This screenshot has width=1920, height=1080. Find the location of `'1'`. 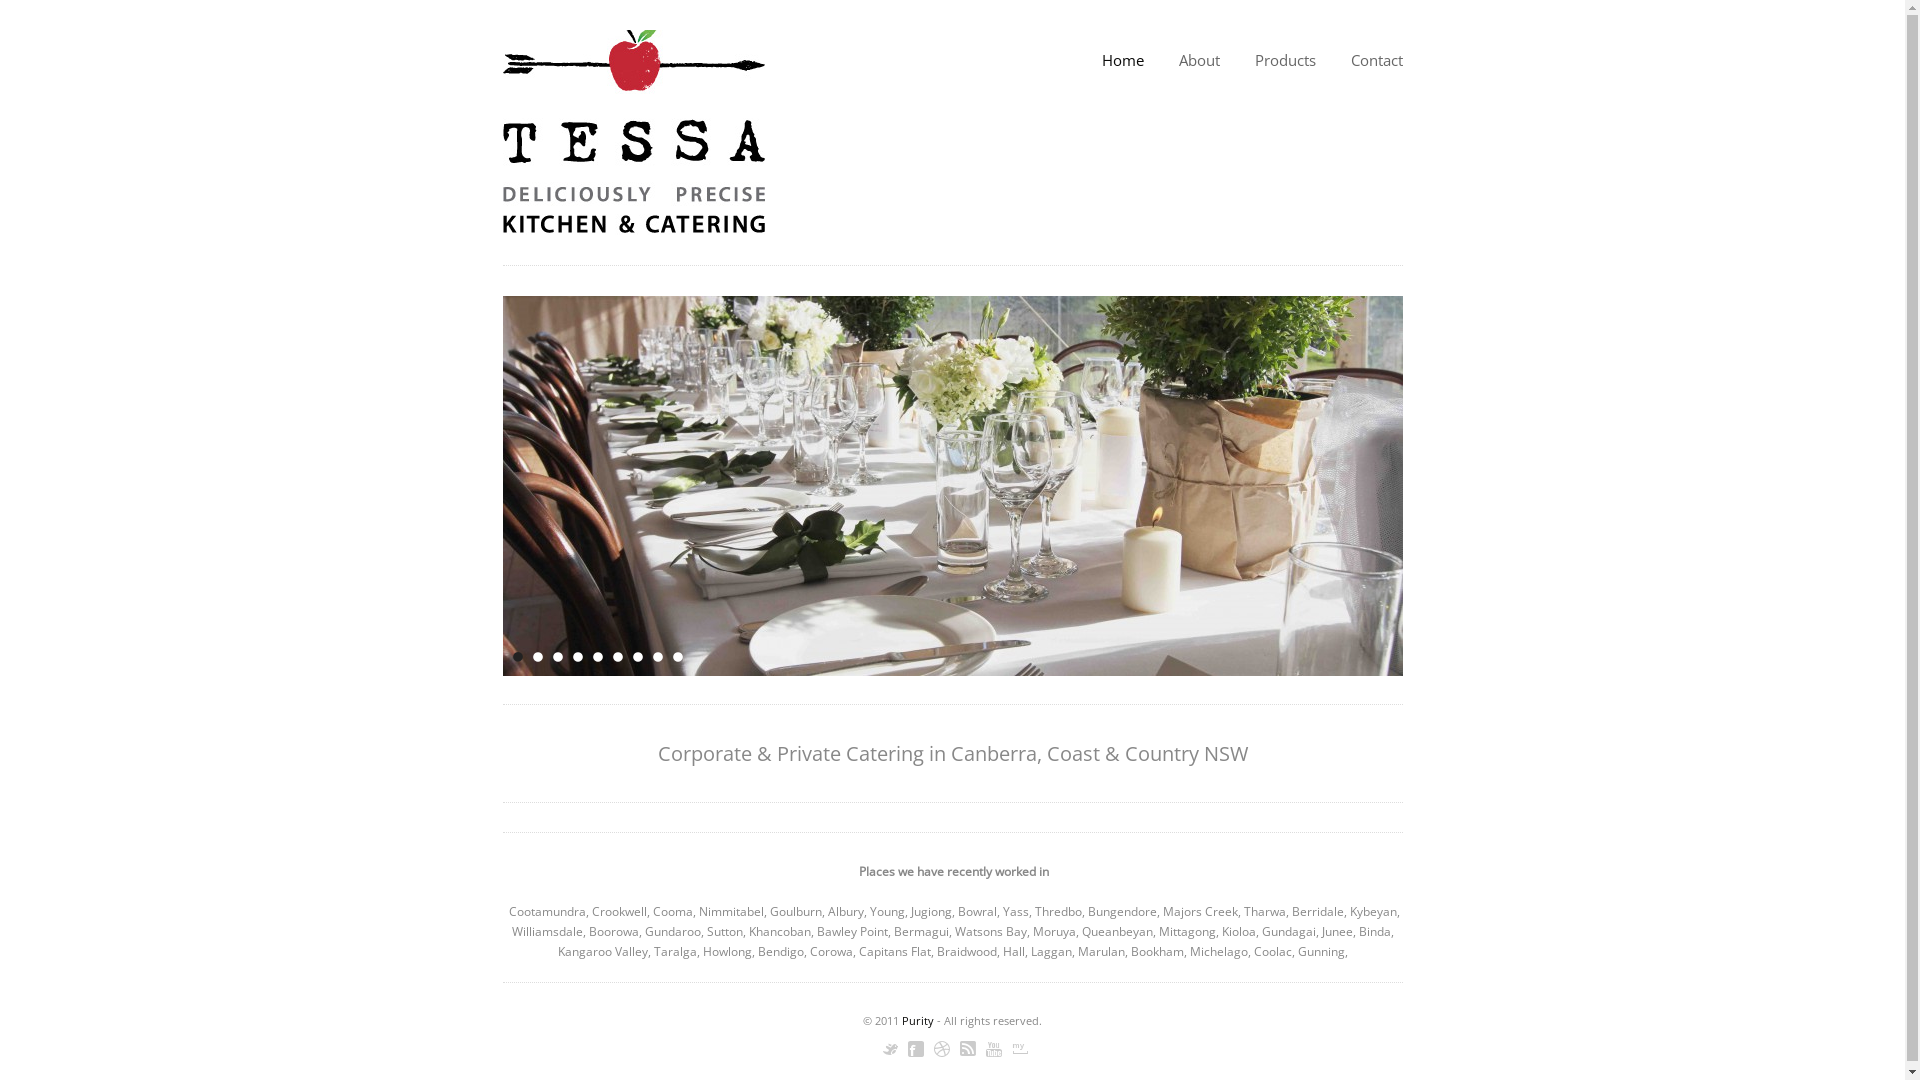

'1' is located at coordinates (517, 656).